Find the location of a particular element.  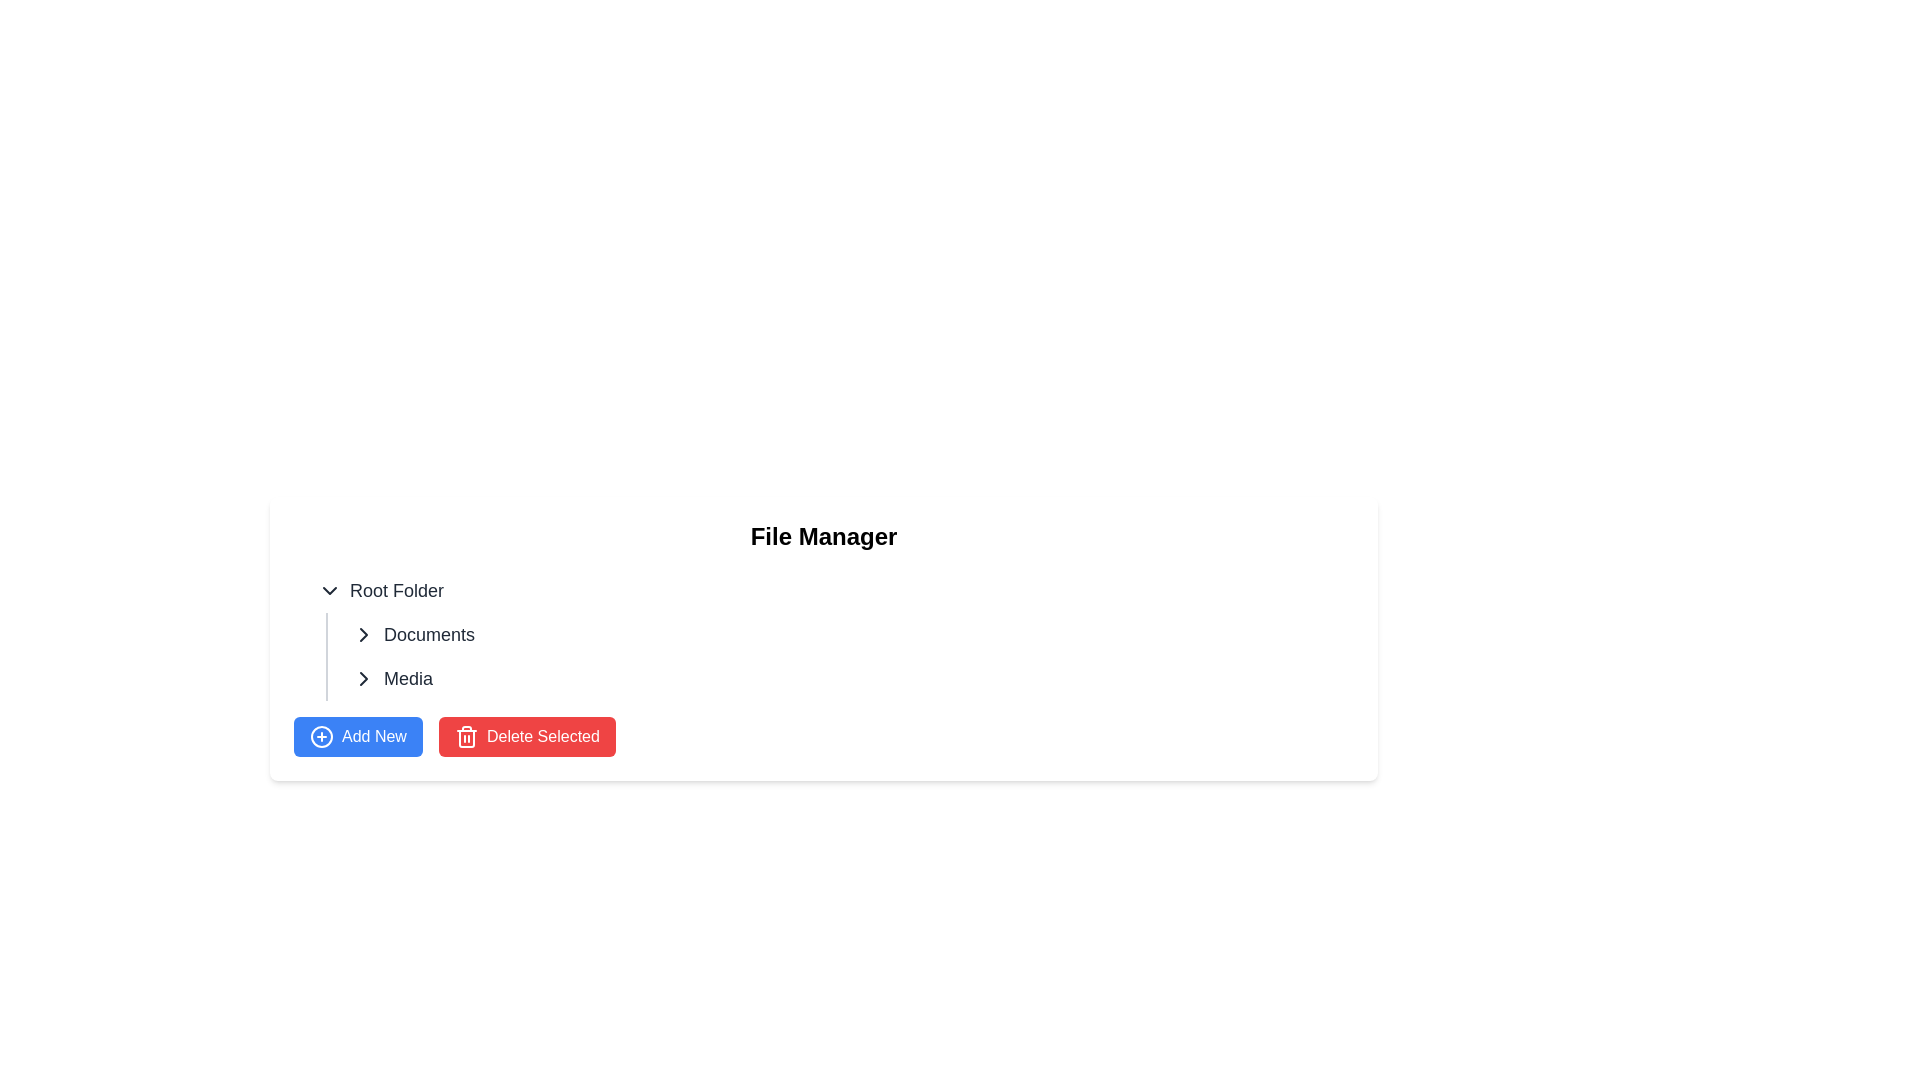

the chevron-right icon button located to the immediate left of the 'Documents' text in the file management interface is located at coordinates (364, 635).